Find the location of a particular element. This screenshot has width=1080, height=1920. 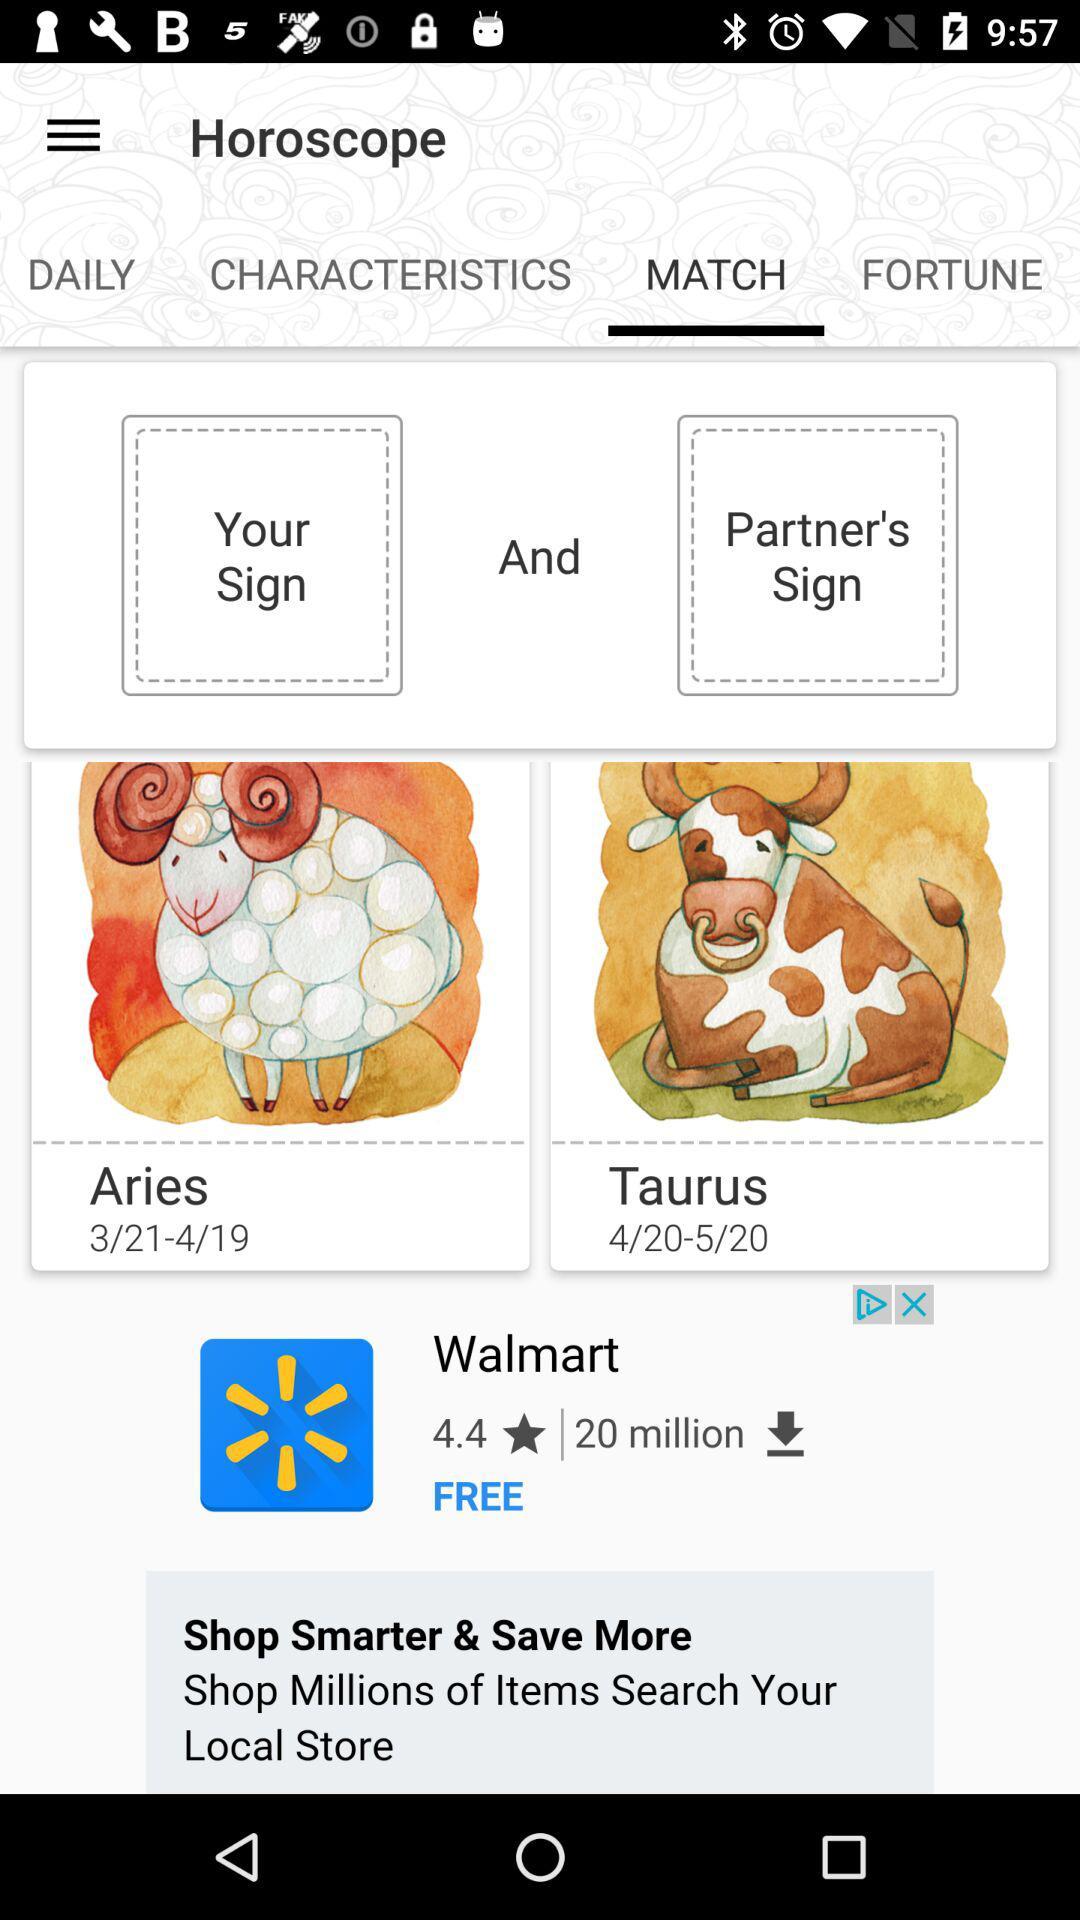

emoji is located at coordinates (798, 949).